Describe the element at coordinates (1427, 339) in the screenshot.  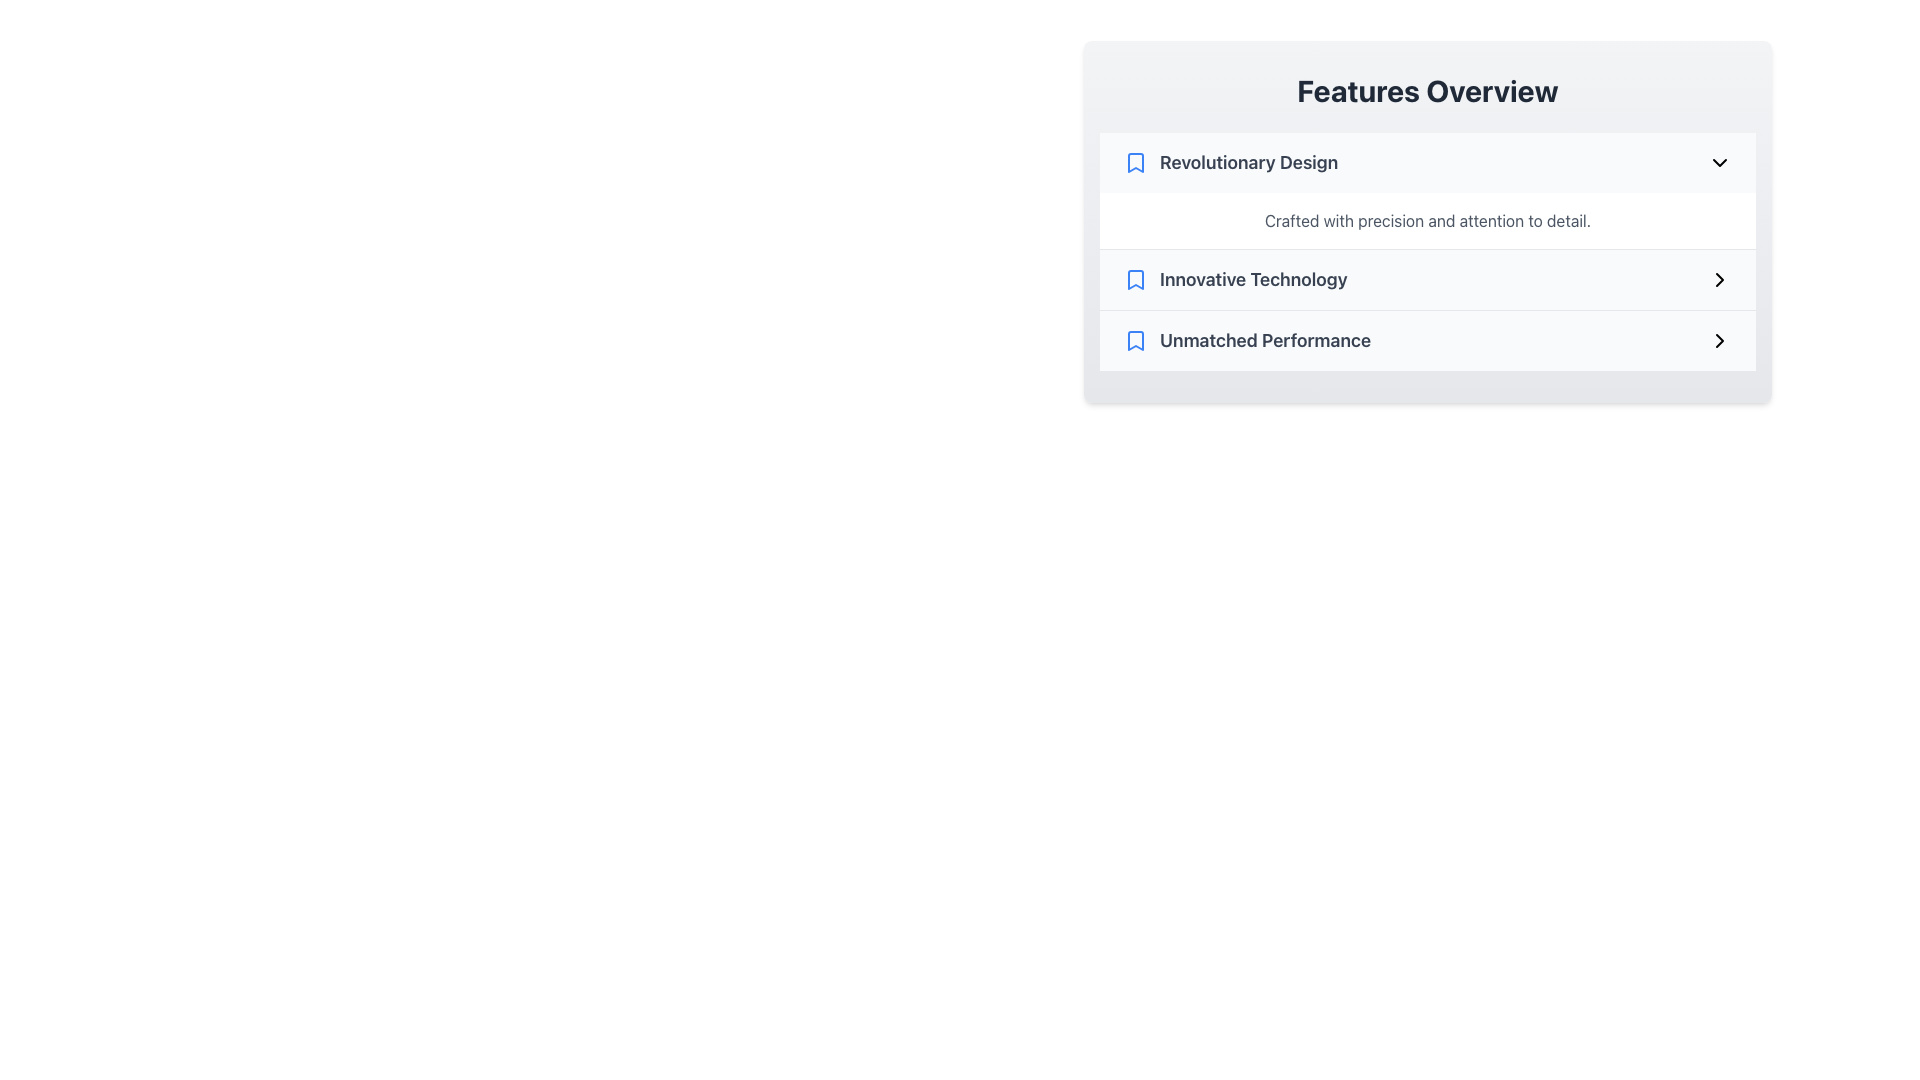
I see `the third list item under the 'Features Overview' section titled 'Unmatched Performance'` at that location.